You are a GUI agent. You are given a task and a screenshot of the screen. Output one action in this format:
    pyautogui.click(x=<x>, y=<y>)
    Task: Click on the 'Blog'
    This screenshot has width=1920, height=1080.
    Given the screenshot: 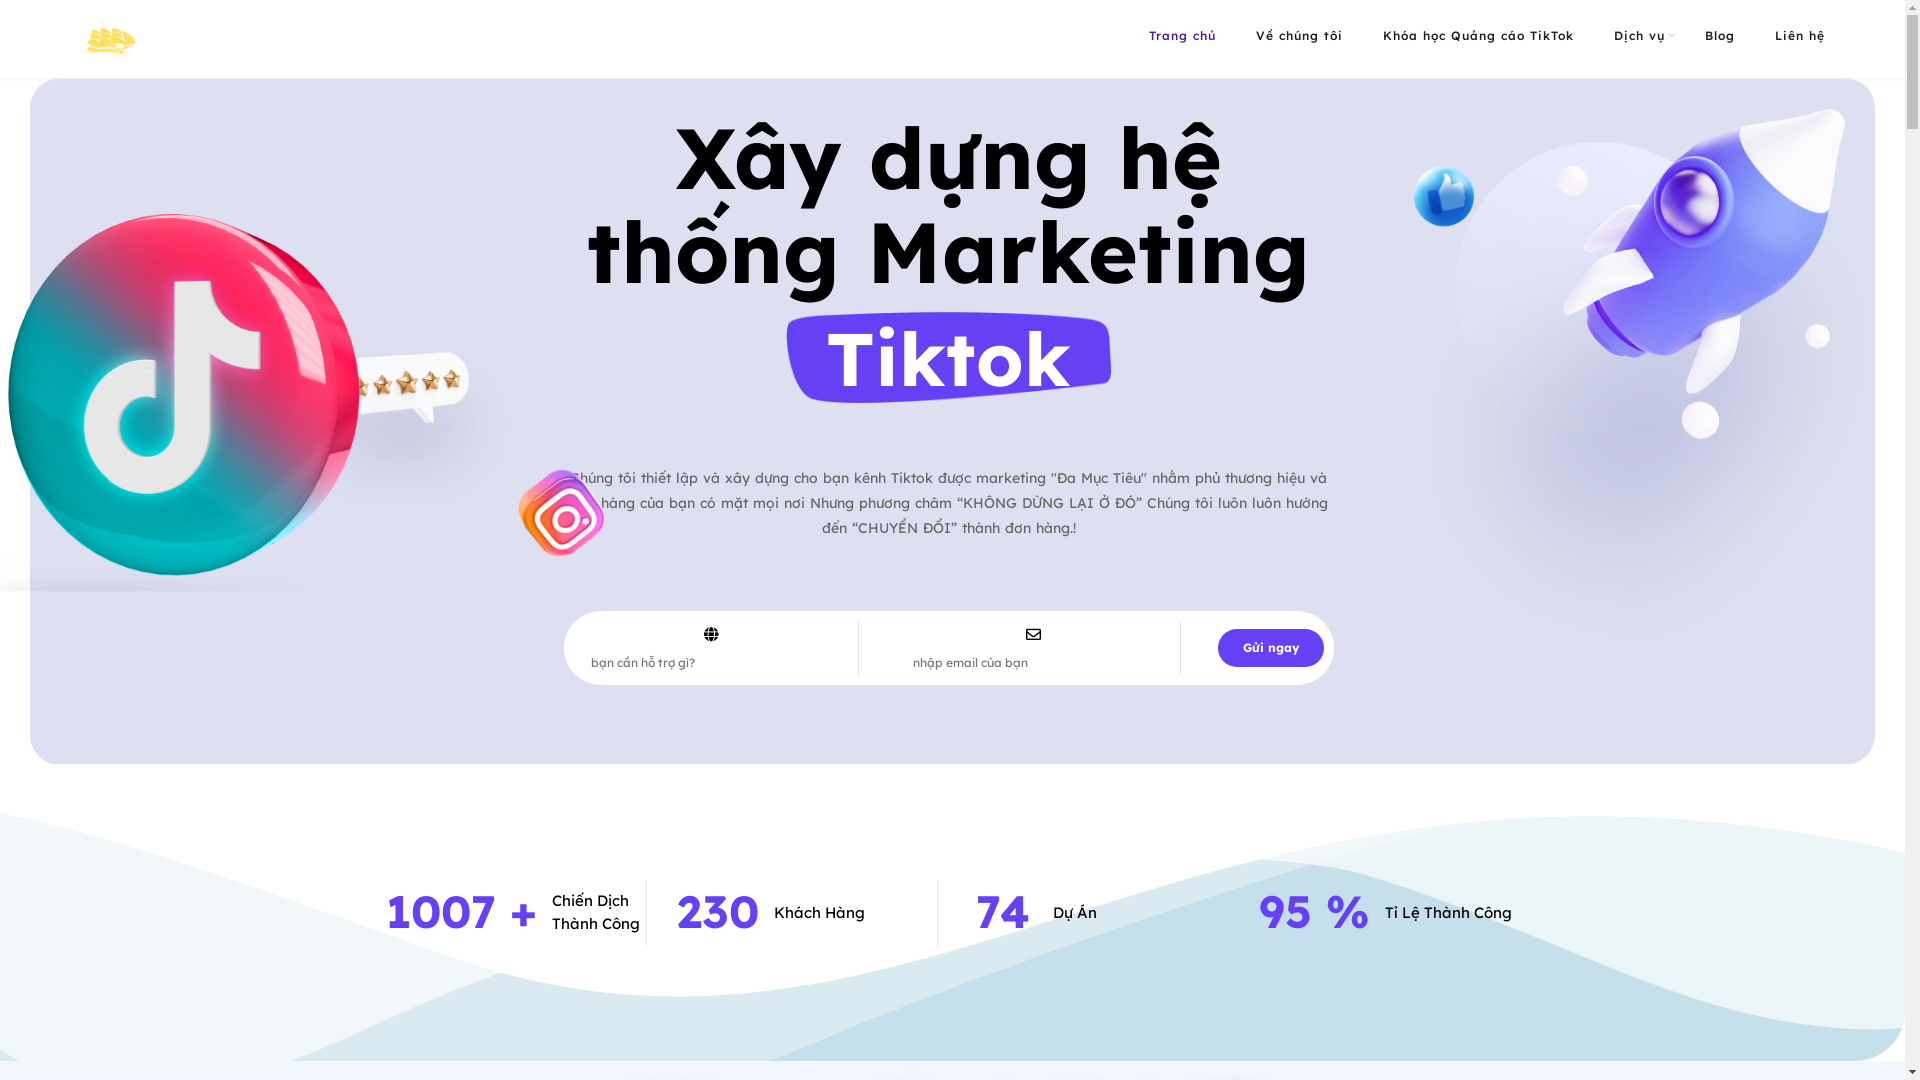 What is the action you would take?
    pyautogui.click(x=1718, y=35)
    